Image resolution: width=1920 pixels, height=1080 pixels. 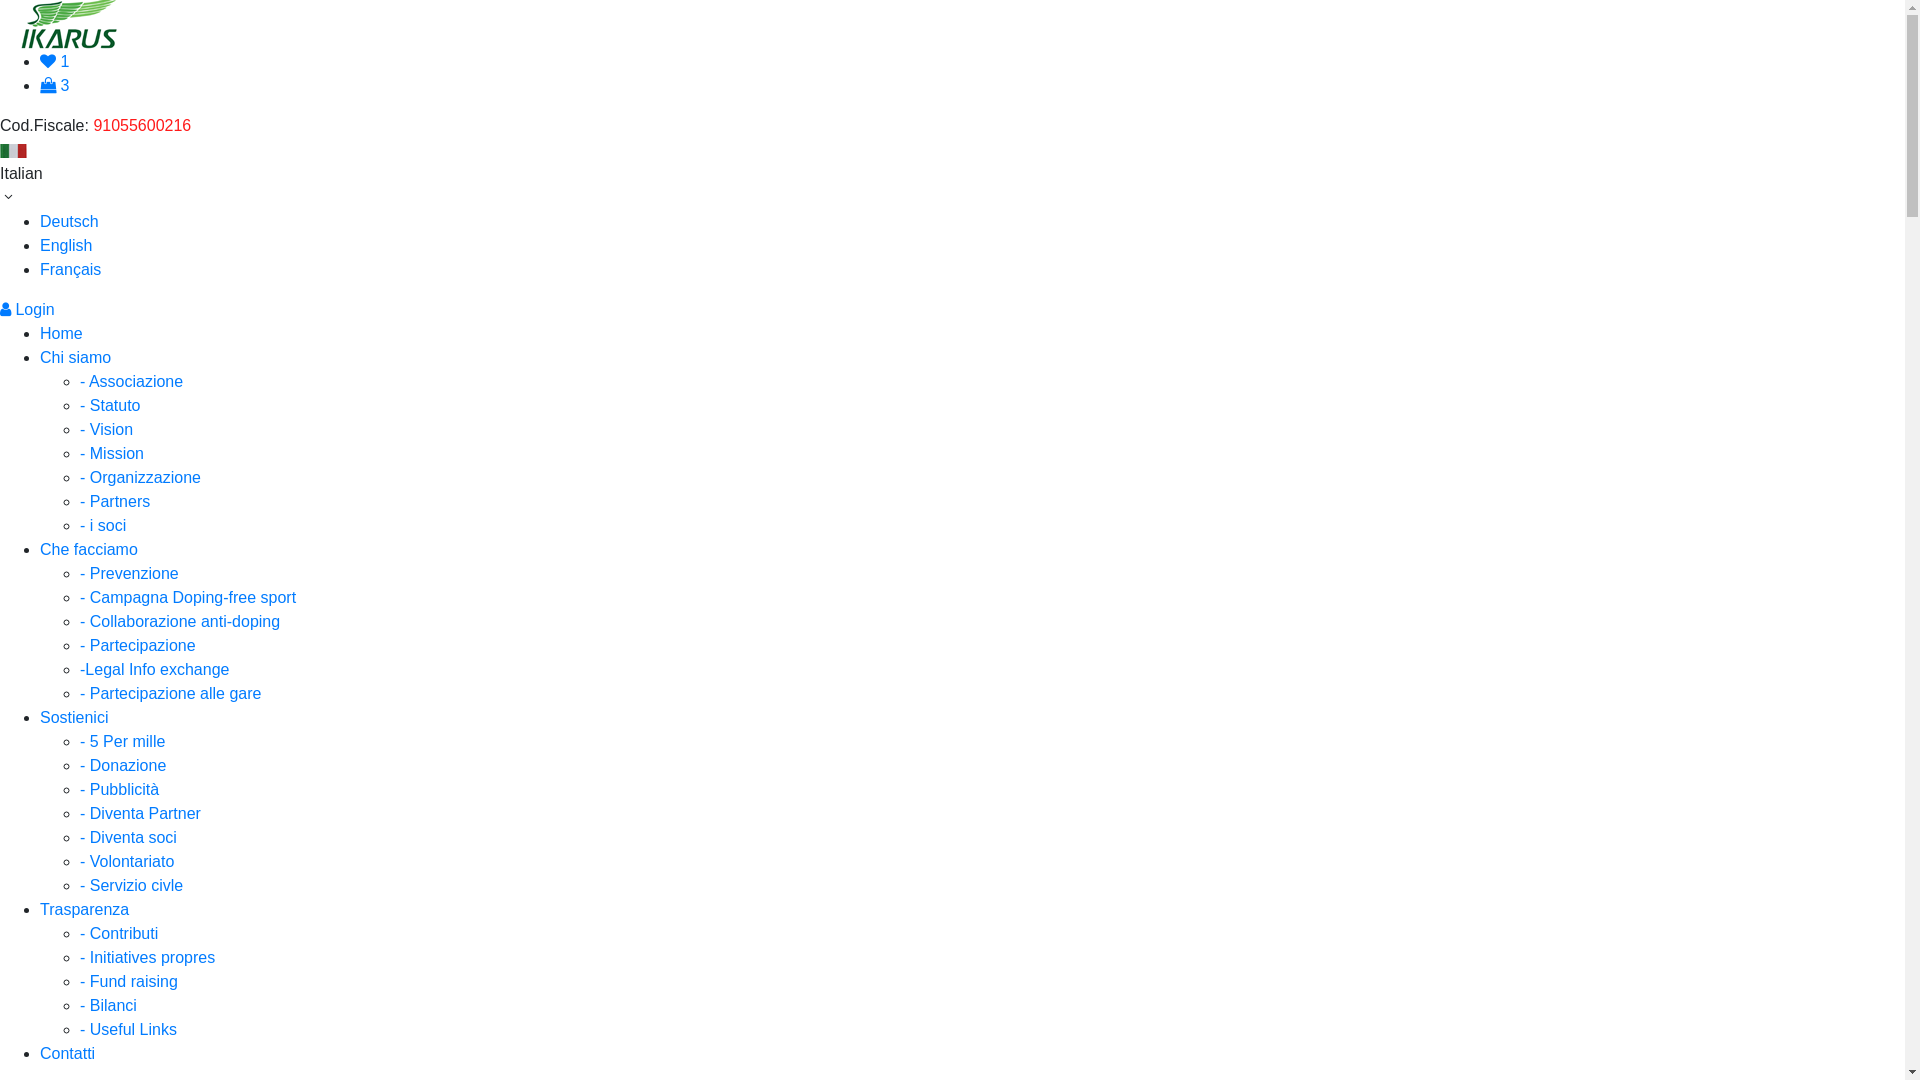 What do you see at coordinates (80, 813) in the screenshot?
I see `'- Diventa Partner'` at bounding box center [80, 813].